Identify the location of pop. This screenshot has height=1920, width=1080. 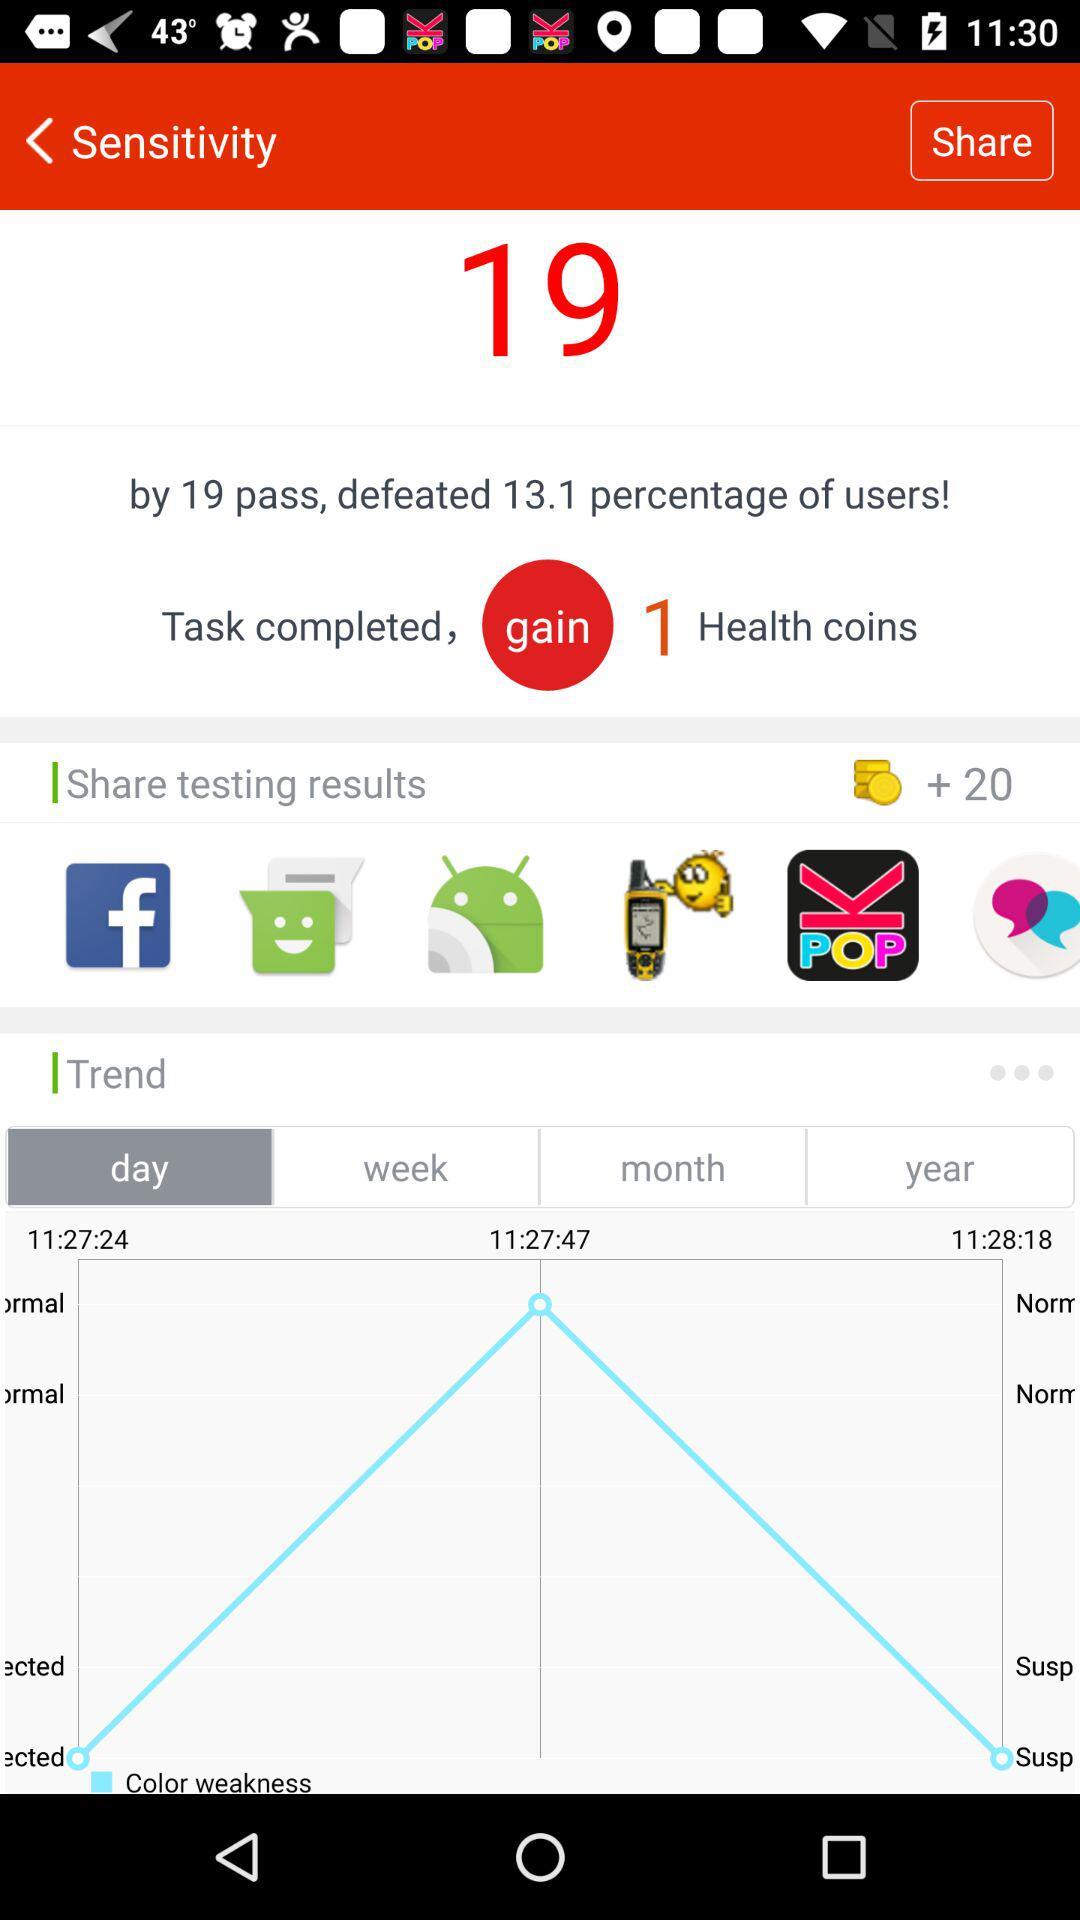
(853, 914).